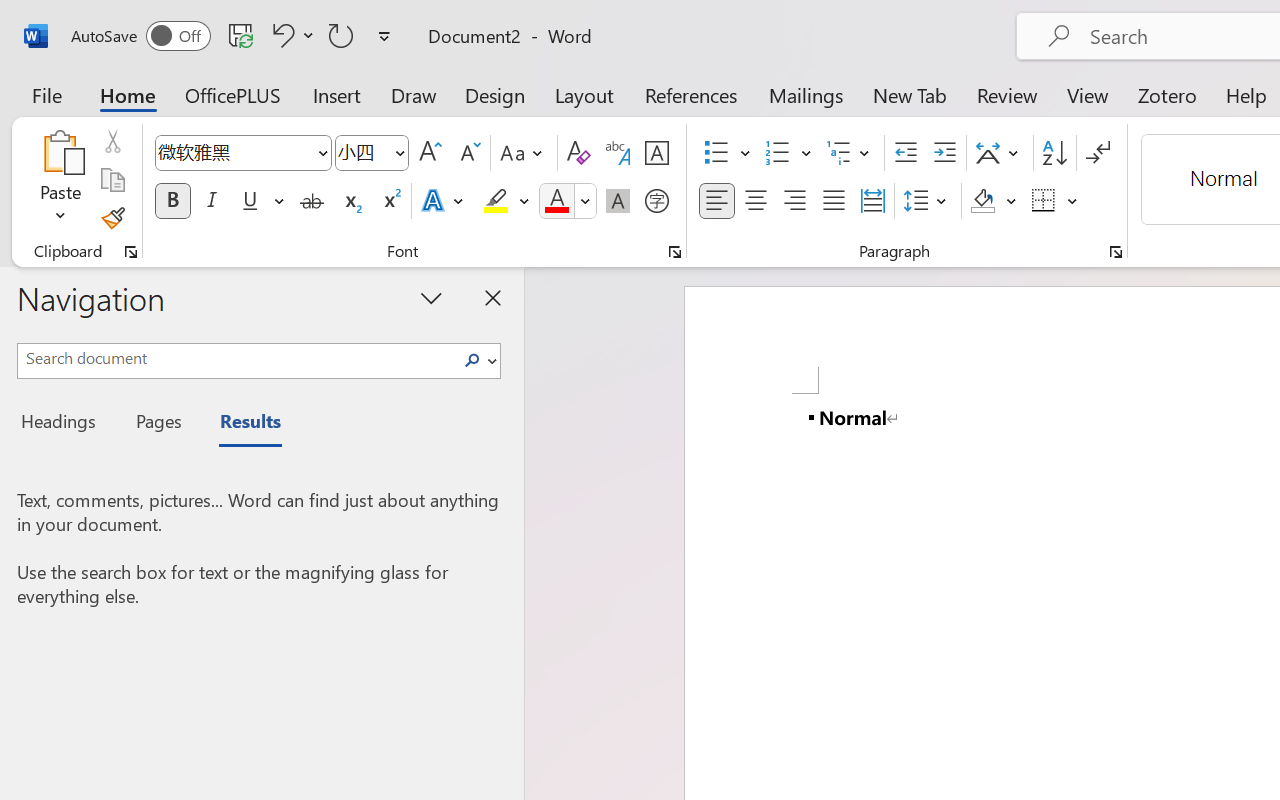 The image size is (1280, 800). I want to click on 'Copy', so click(111, 179).